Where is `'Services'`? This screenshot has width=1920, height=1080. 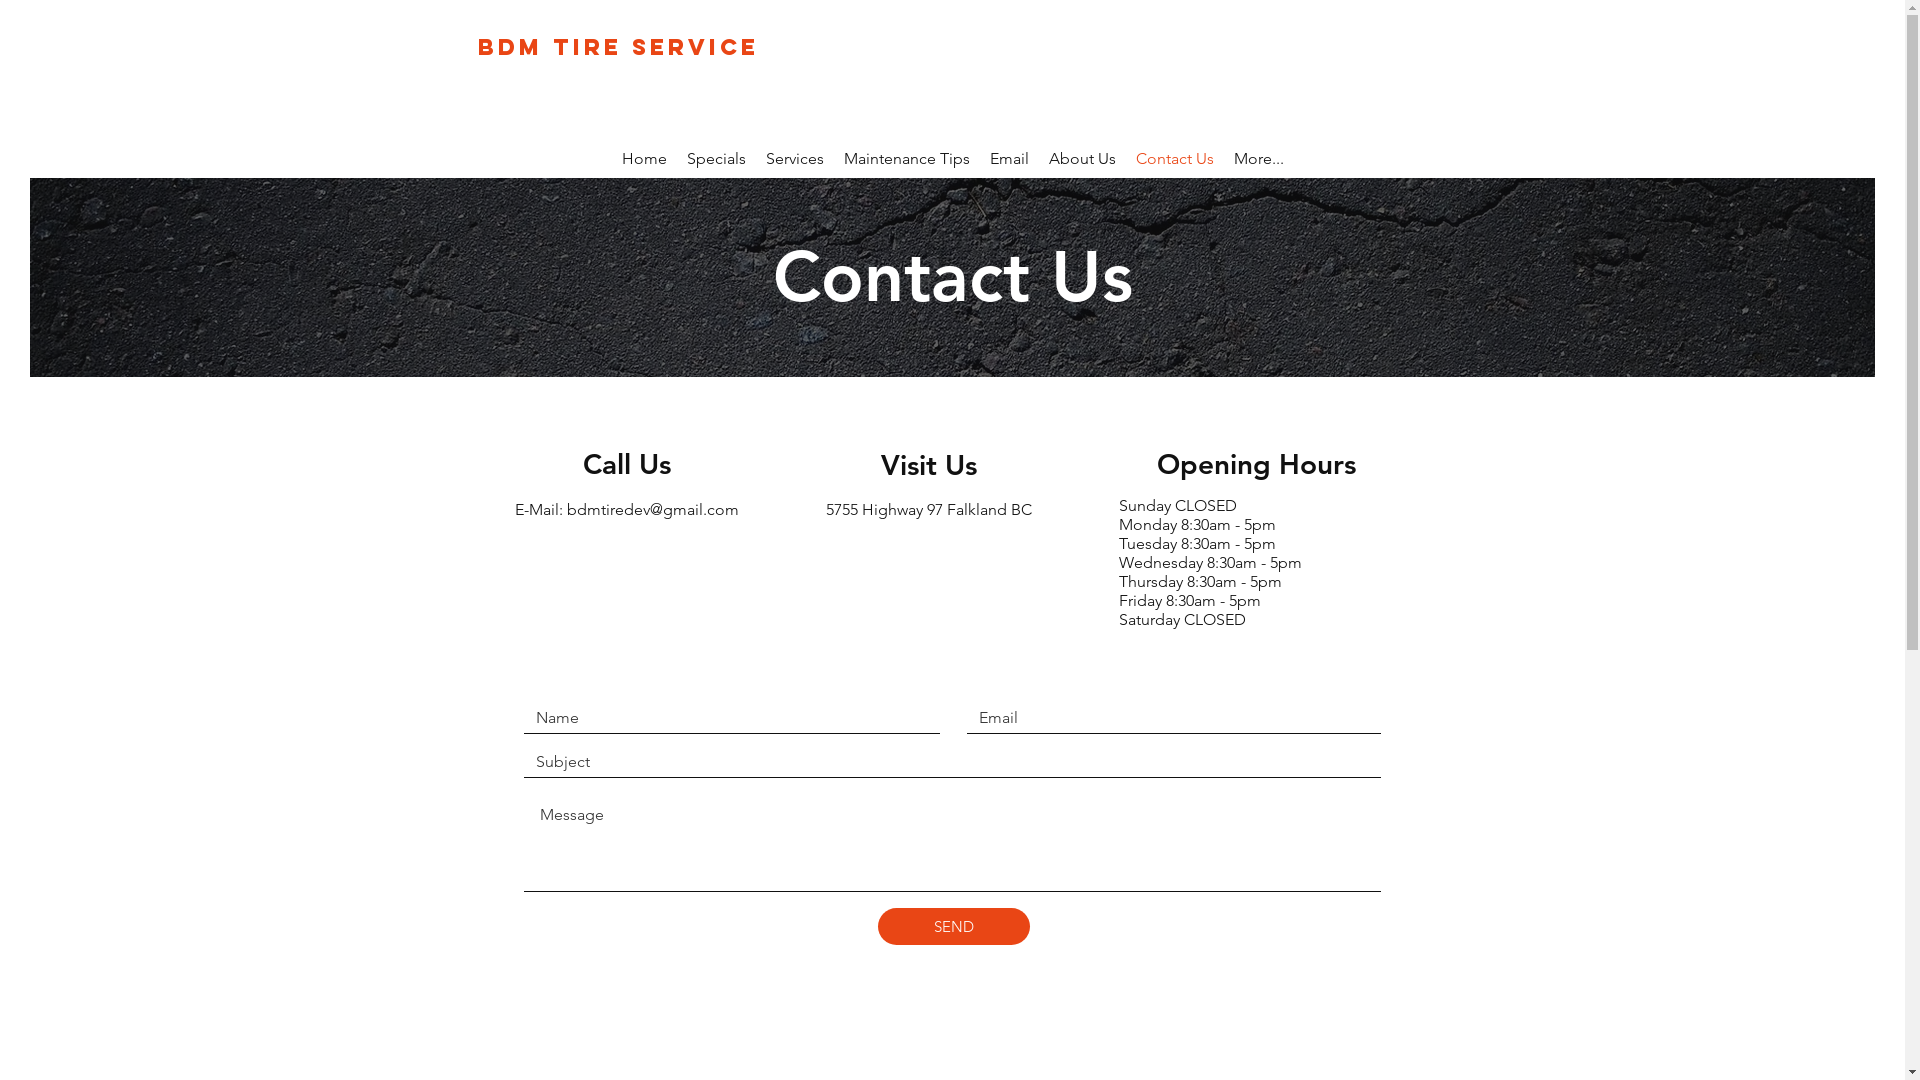
'Services' is located at coordinates (794, 161).